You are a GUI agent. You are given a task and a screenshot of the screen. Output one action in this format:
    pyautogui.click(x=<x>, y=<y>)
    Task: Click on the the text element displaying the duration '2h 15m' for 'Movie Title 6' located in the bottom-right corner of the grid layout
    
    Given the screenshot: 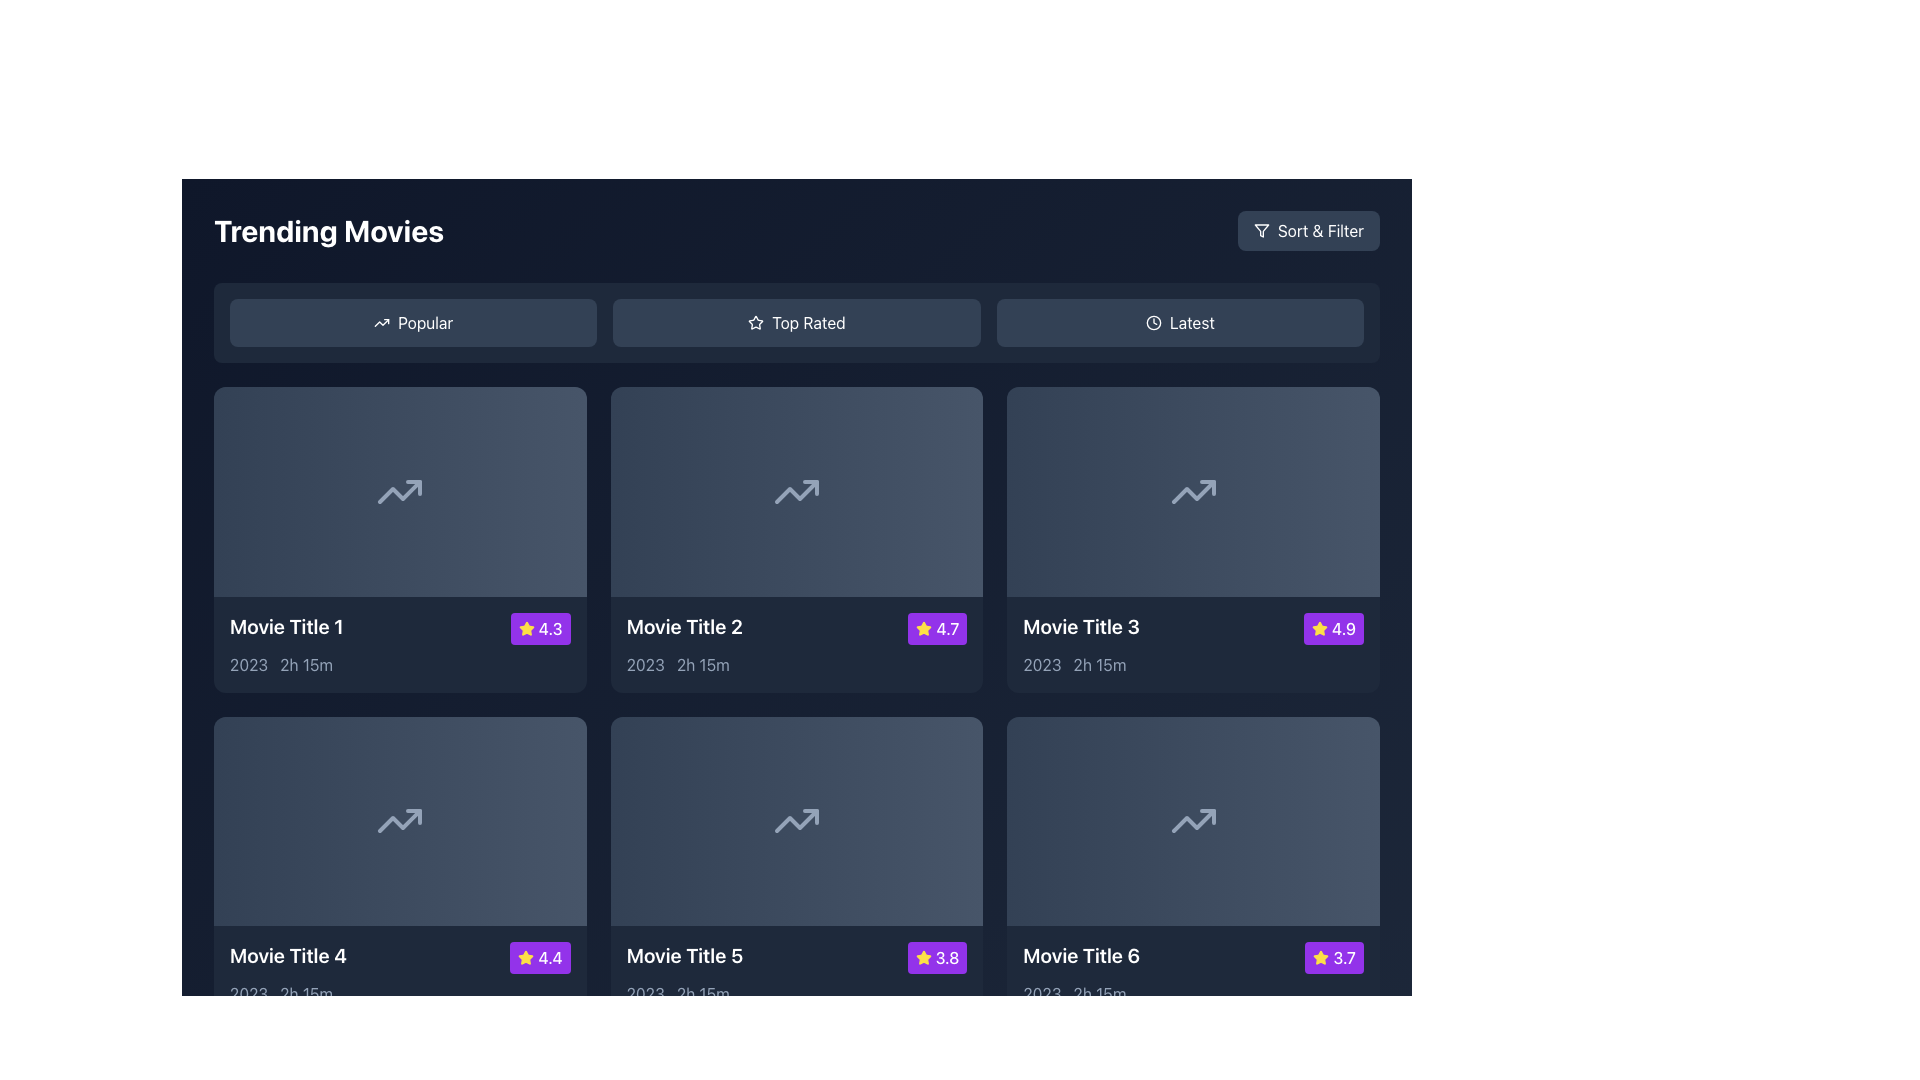 What is the action you would take?
    pyautogui.click(x=1098, y=994)
    